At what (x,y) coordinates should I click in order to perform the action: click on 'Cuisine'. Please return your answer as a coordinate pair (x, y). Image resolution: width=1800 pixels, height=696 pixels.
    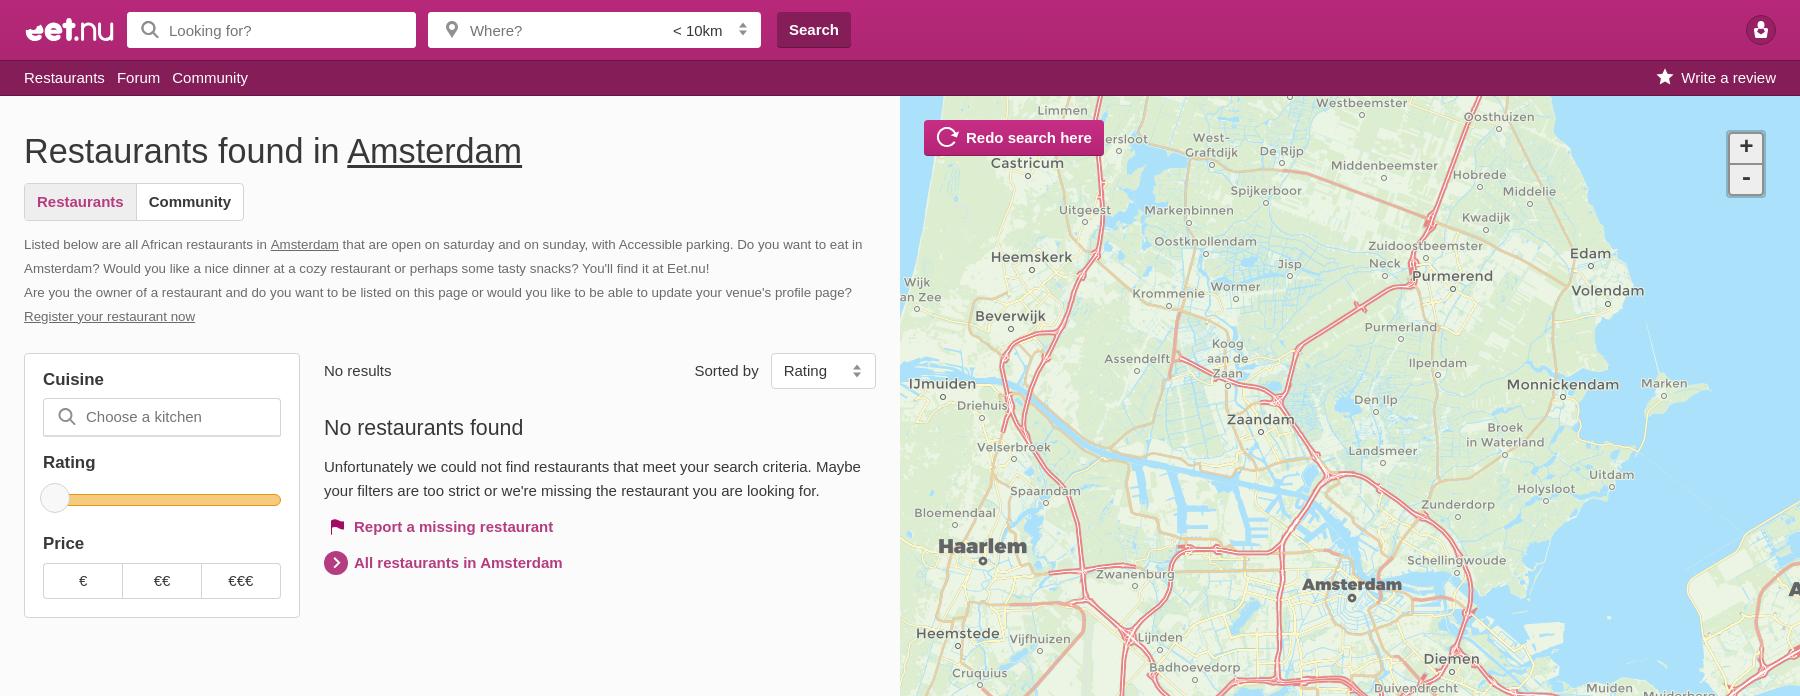
    Looking at the image, I should click on (72, 378).